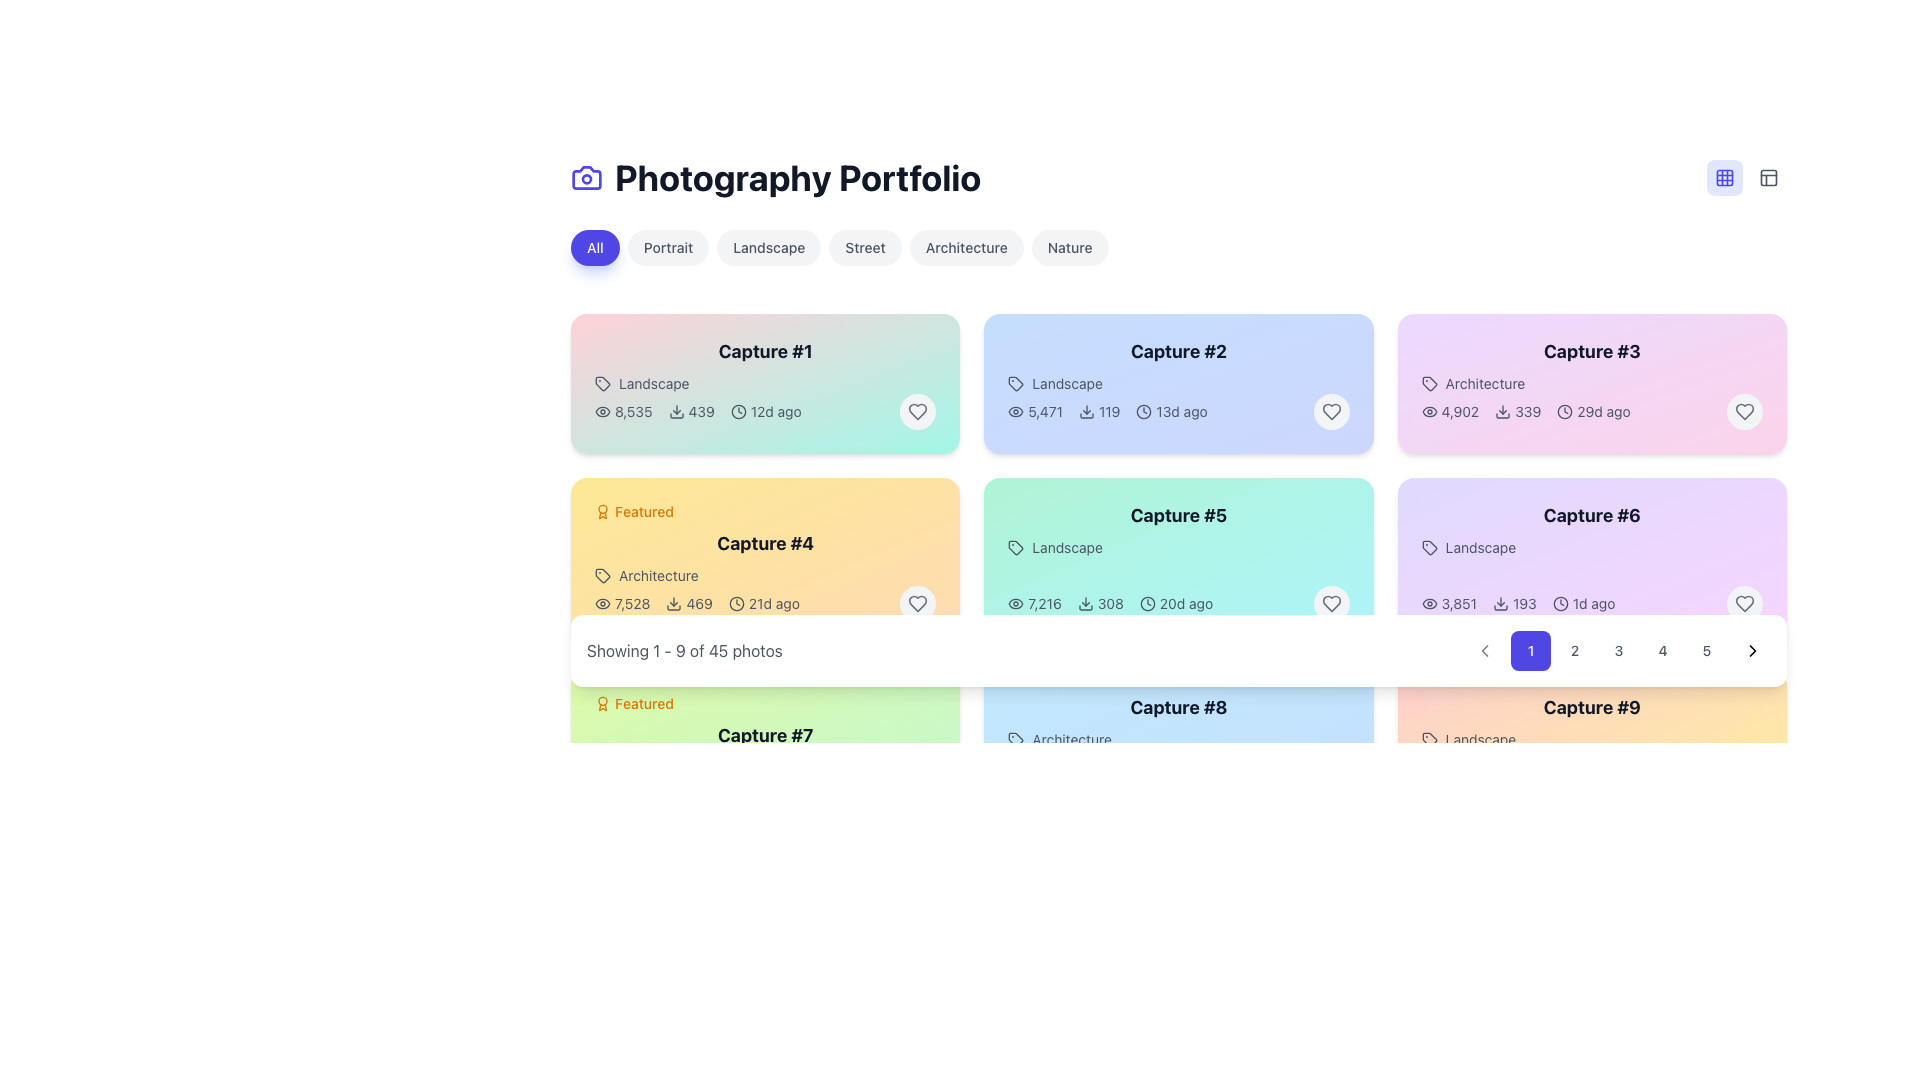  Describe the element at coordinates (1331, 411) in the screenshot. I see `the circular button with a light gray background and a heart icon outlined in gray, located in the top-right corner of the card titled 'Capture #2' in the grid layout` at that location.